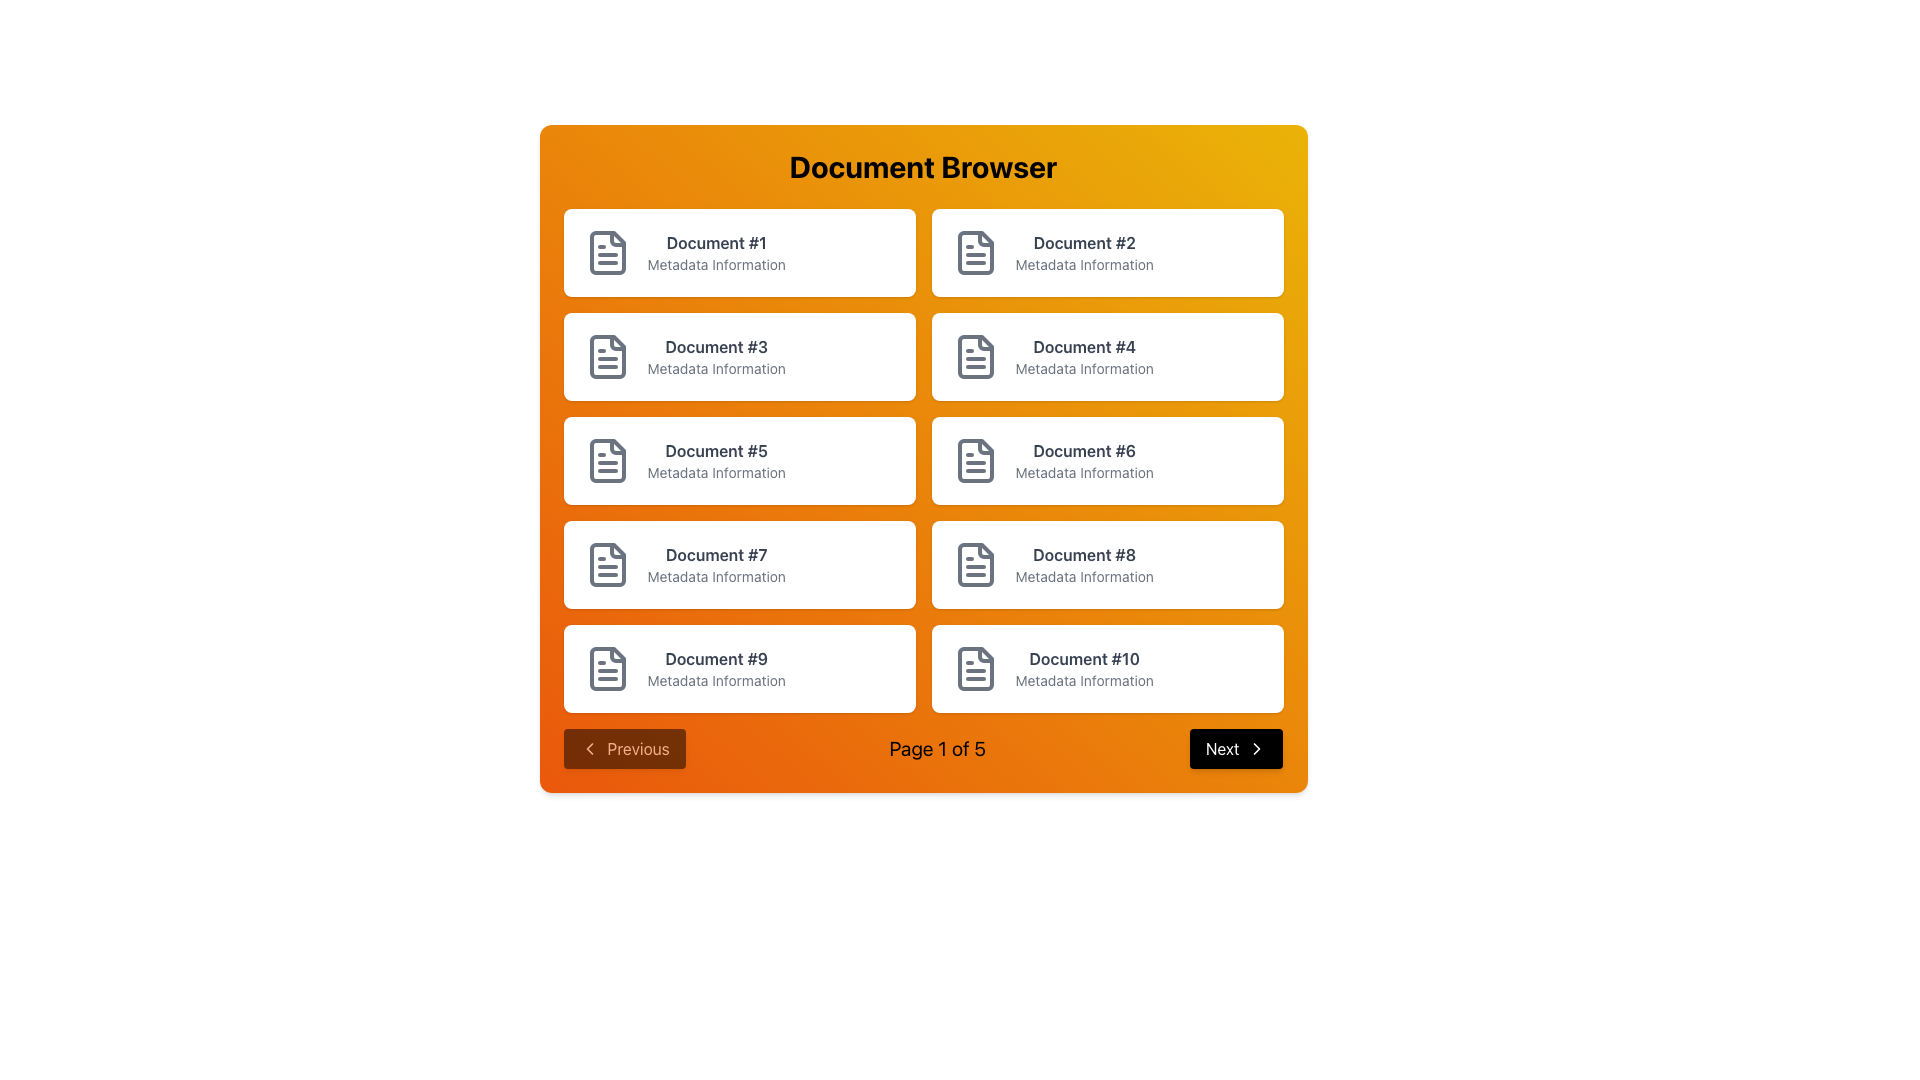 This screenshot has height=1080, width=1920. What do you see at coordinates (975, 668) in the screenshot?
I see `the gray file icon with a folded corner and three stylized lines representing a document, located in the bottom-right corner of the grid layout, next to the label 'Document #10'` at bounding box center [975, 668].